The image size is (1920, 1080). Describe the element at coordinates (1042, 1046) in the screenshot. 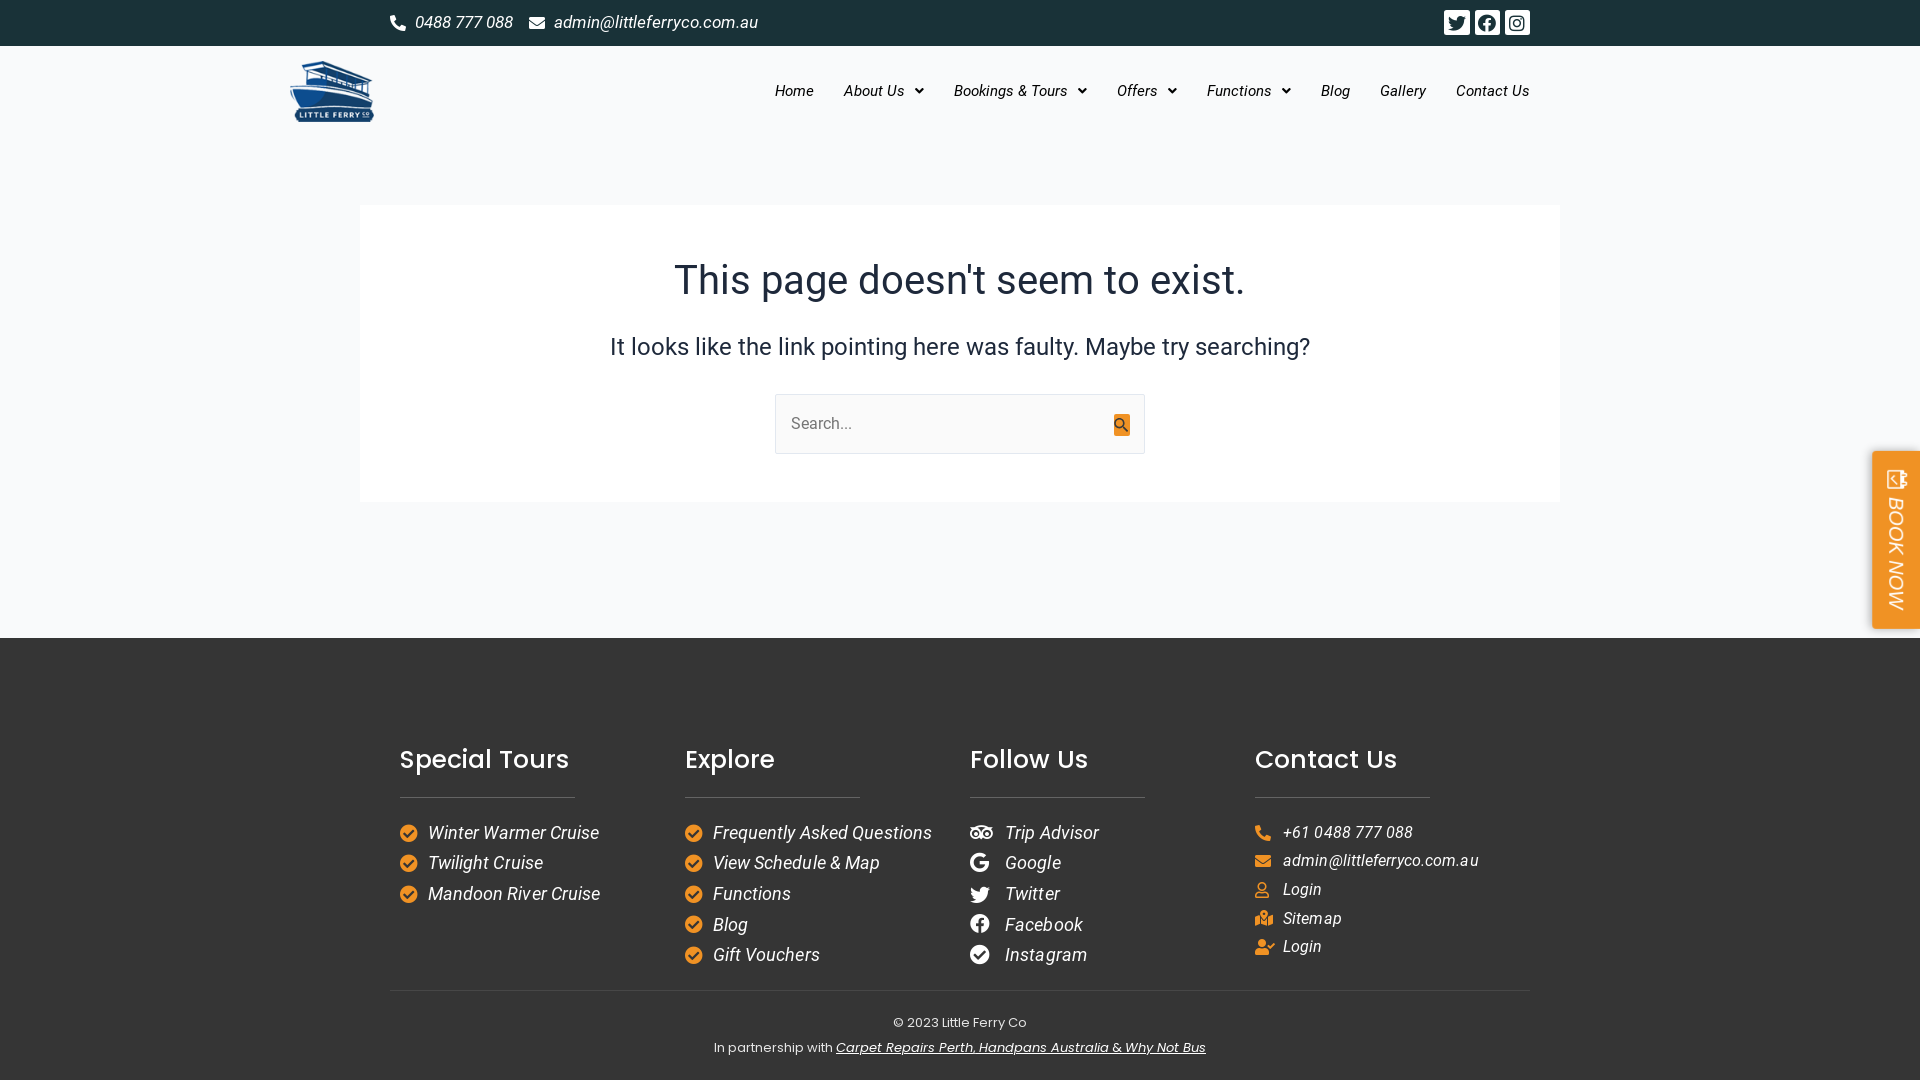

I see `'Handpans Australia'` at that location.